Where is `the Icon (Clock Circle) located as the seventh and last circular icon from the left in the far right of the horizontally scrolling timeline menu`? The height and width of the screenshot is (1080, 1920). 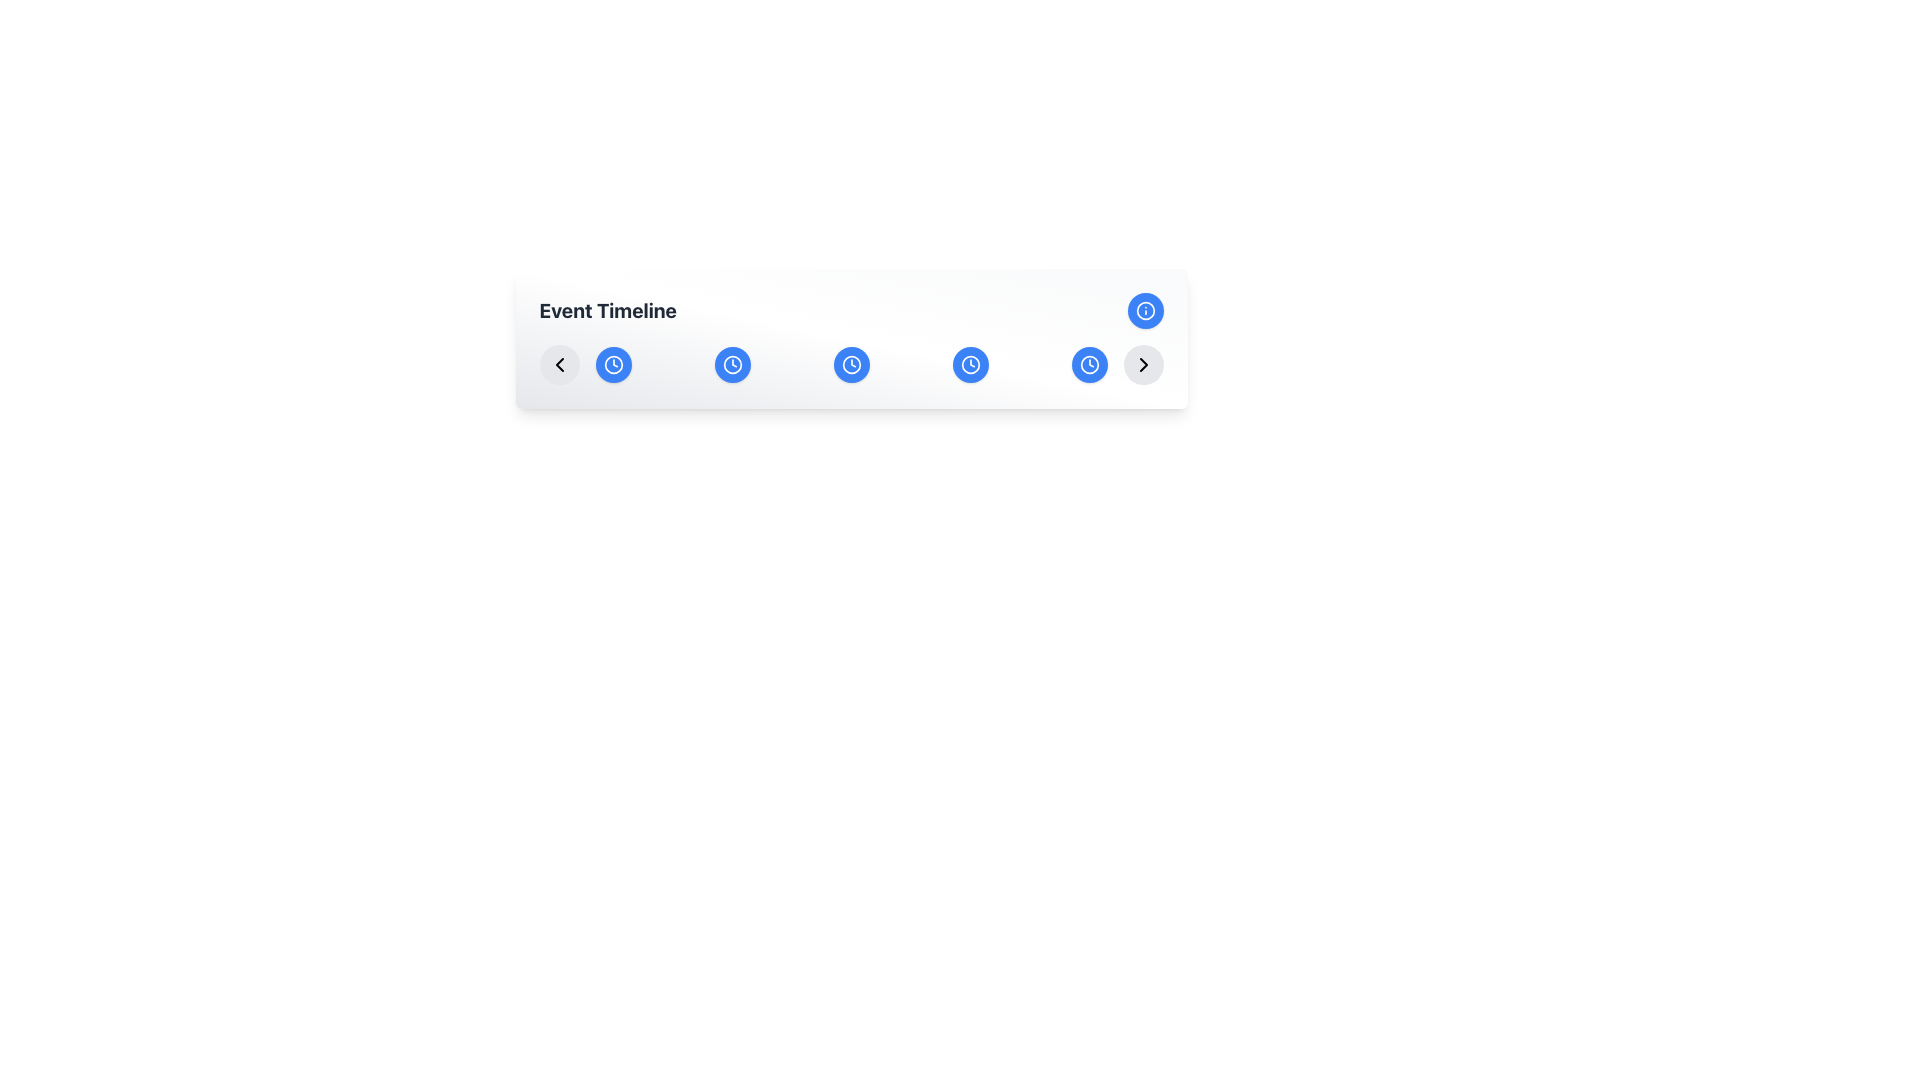
the Icon (Clock Circle) located as the seventh and last circular icon from the left in the far right of the horizontally scrolling timeline menu is located at coordinates (1088, 365).